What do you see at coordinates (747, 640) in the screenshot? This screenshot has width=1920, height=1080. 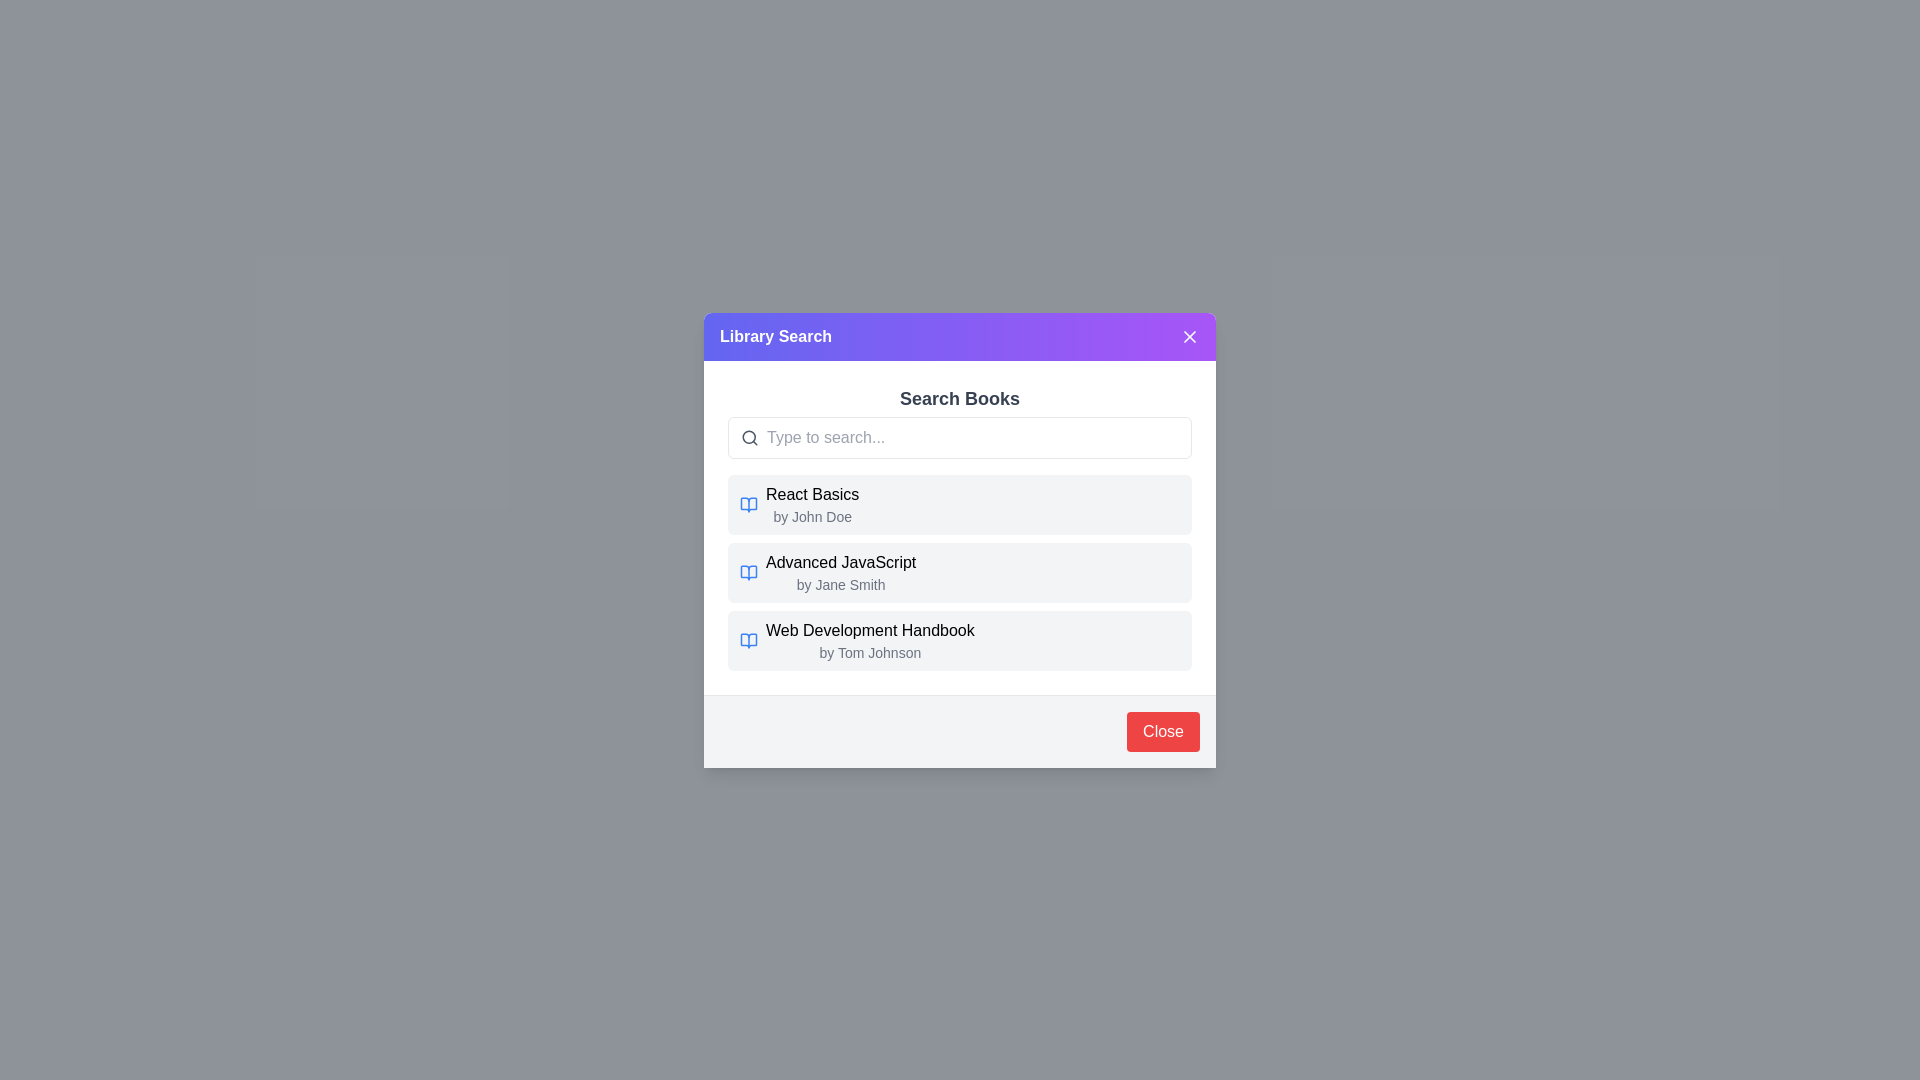 I see `the decorative icon located to the left of the text content in the 'React Basics by John Doe' entry under the 'Search Books' title` at bounding box center [747, 640].